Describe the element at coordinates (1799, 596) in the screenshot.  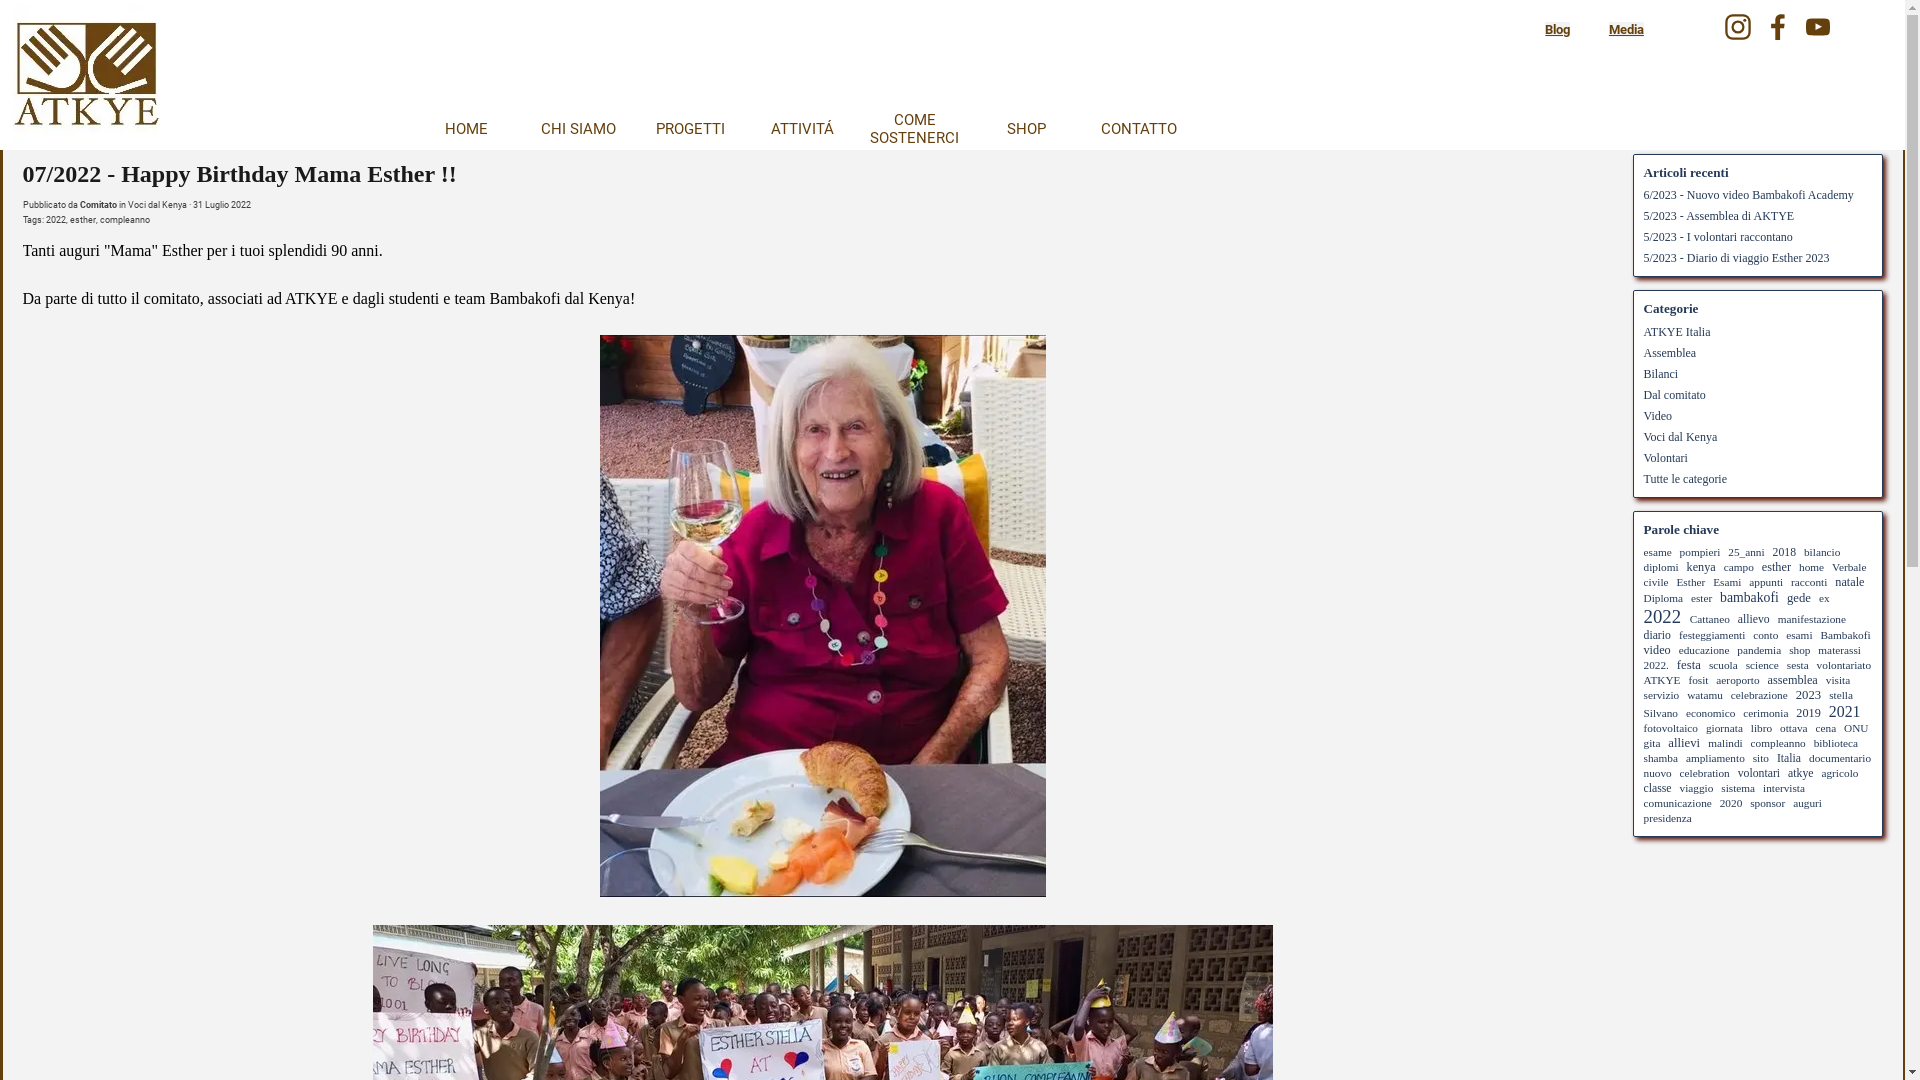
I see `'gede'` at that location.